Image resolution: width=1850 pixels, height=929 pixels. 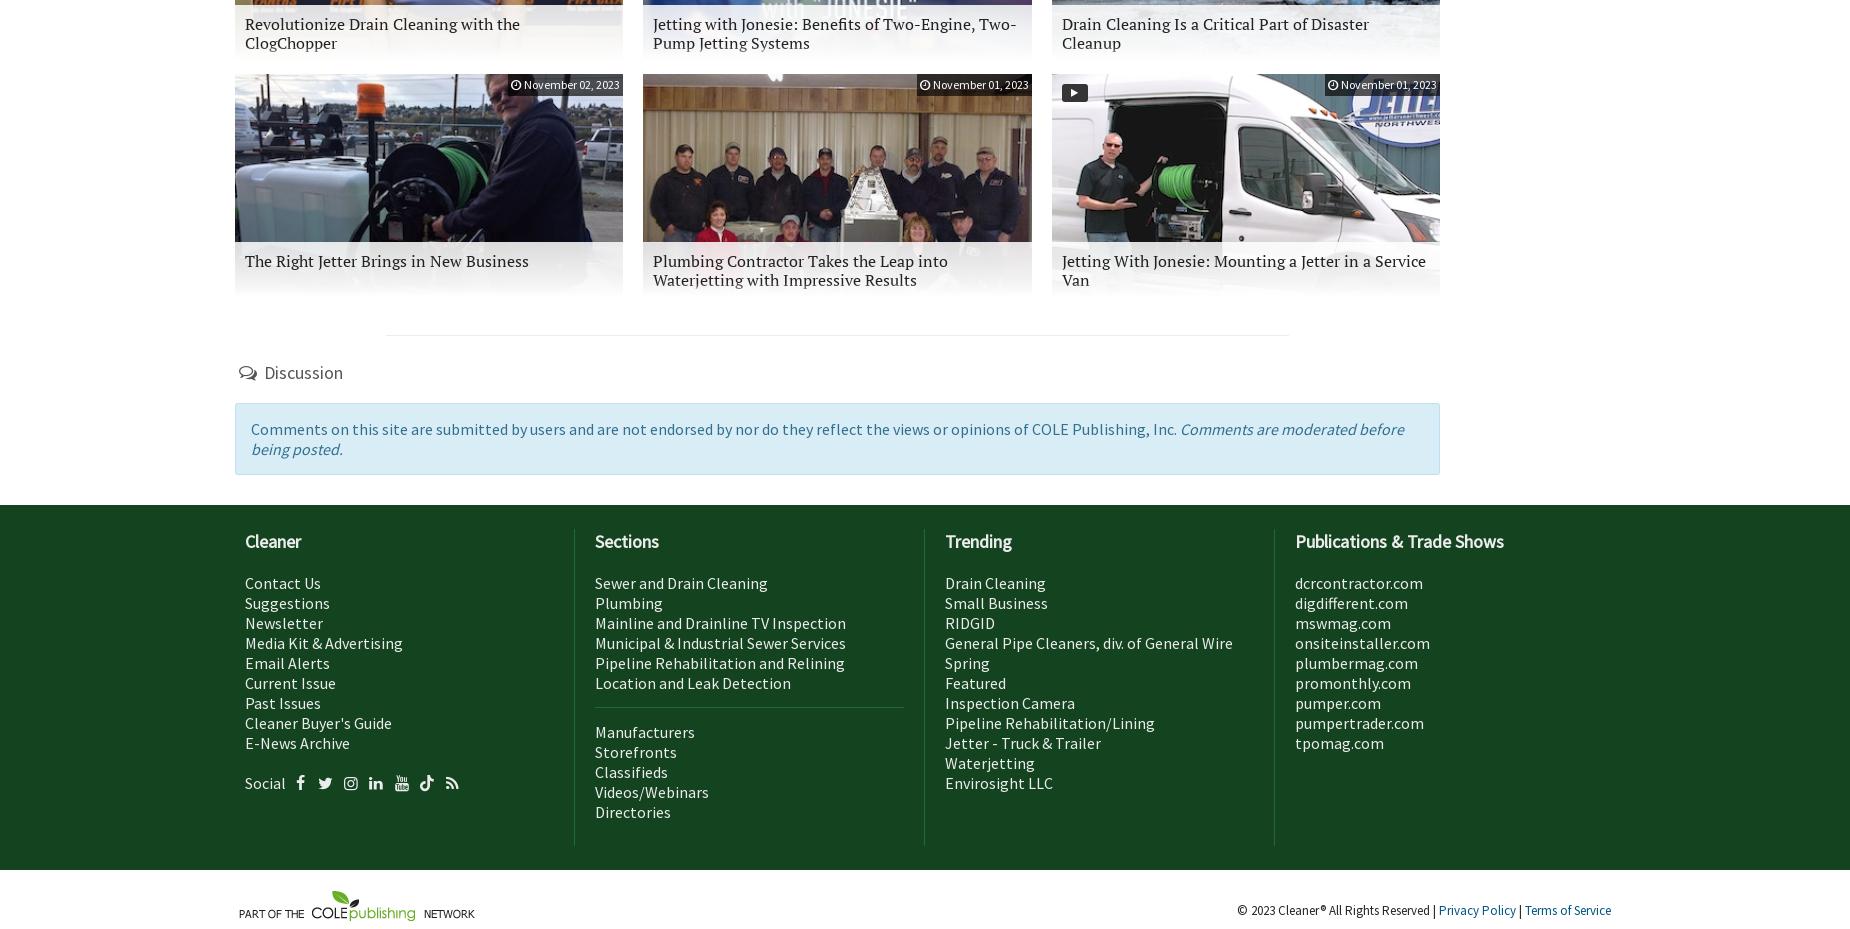 I want to click on 'Sections', so click(x=626, y=541).